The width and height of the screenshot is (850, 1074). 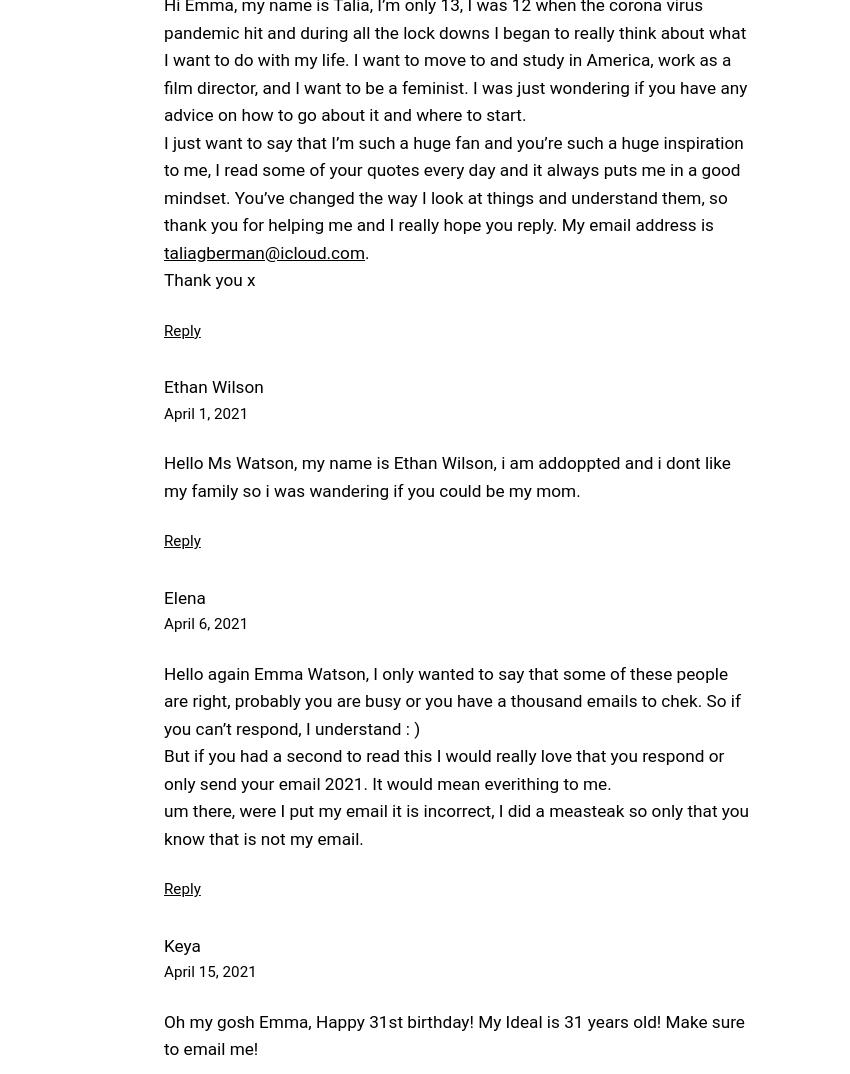 What do you see at coordinates (212, 386) in the screenshot?
I see `'Ethan Wilson'` at bounding box center [212, 386].